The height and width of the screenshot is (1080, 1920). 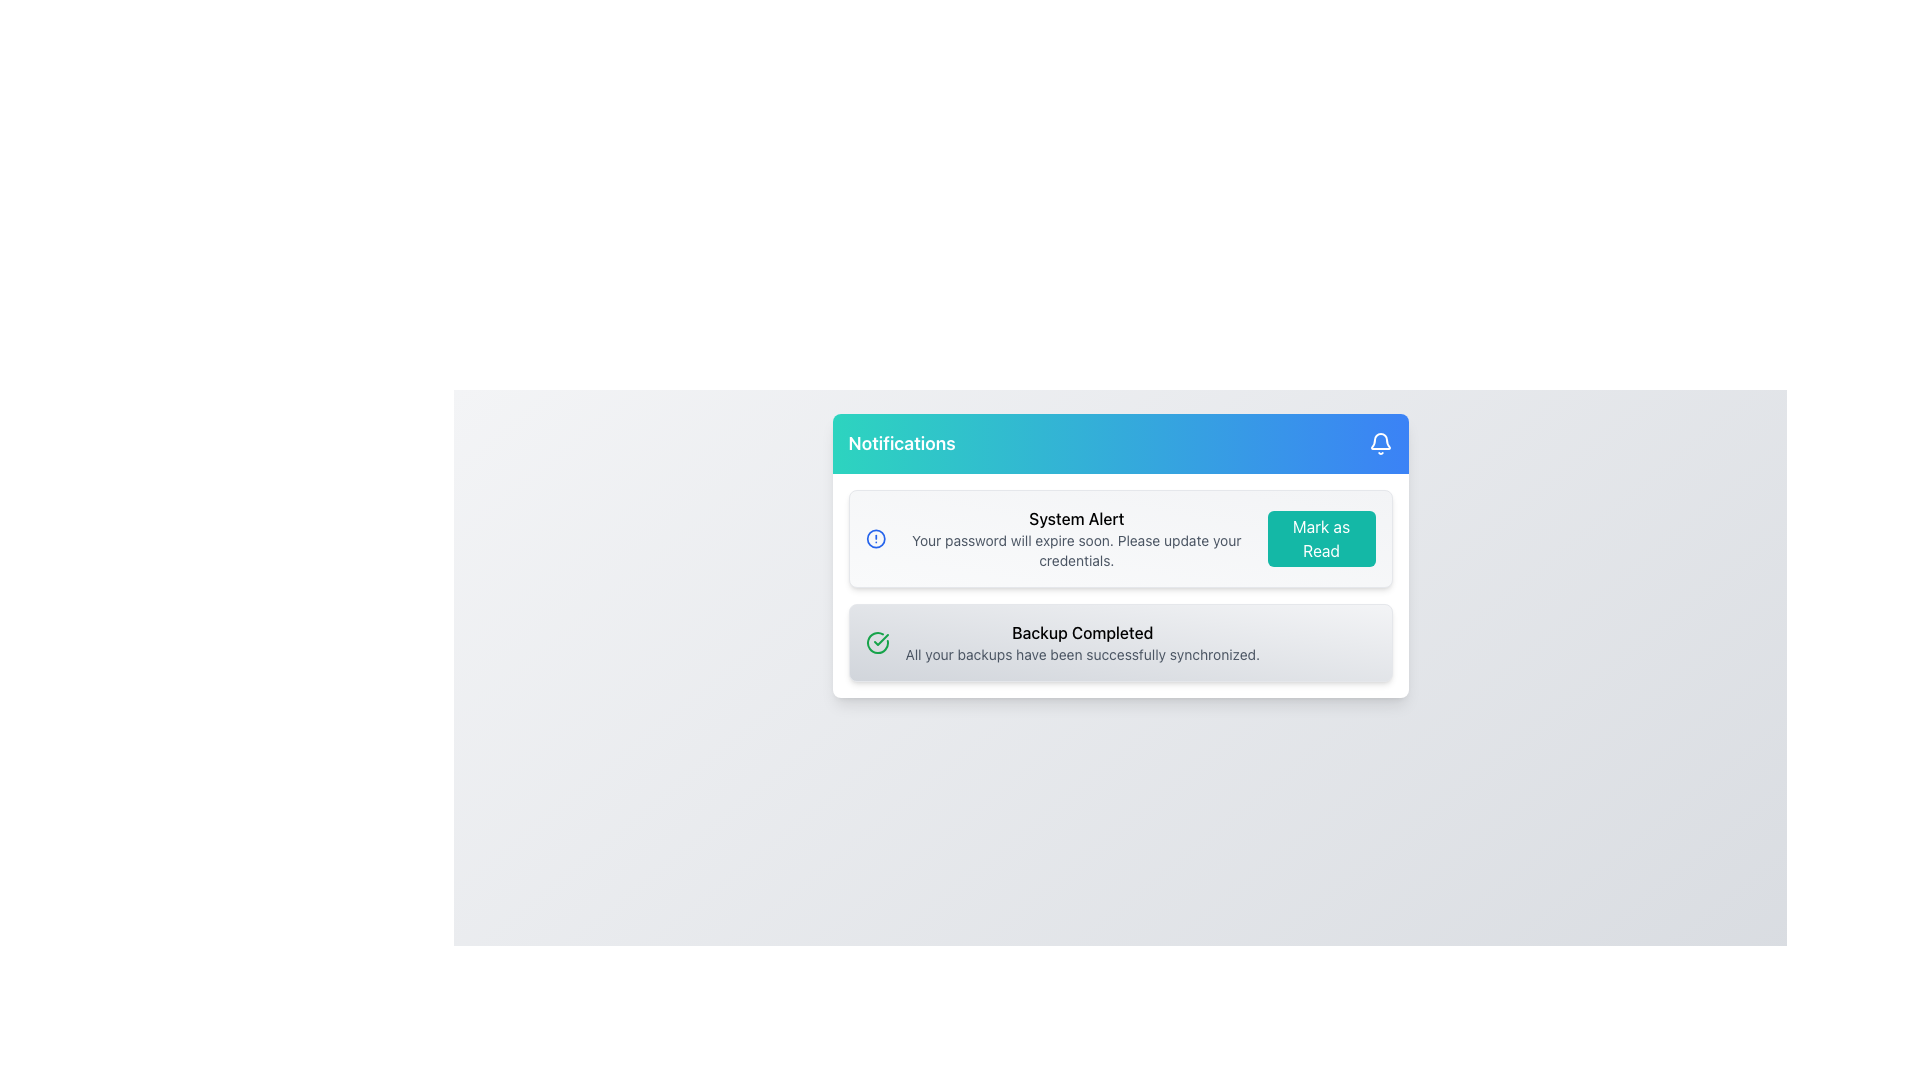 I want to click on the 'Mark as Read' button, which is a teal button with white text located in the top-right corner of the notification card, so click(x=1321, y=538).